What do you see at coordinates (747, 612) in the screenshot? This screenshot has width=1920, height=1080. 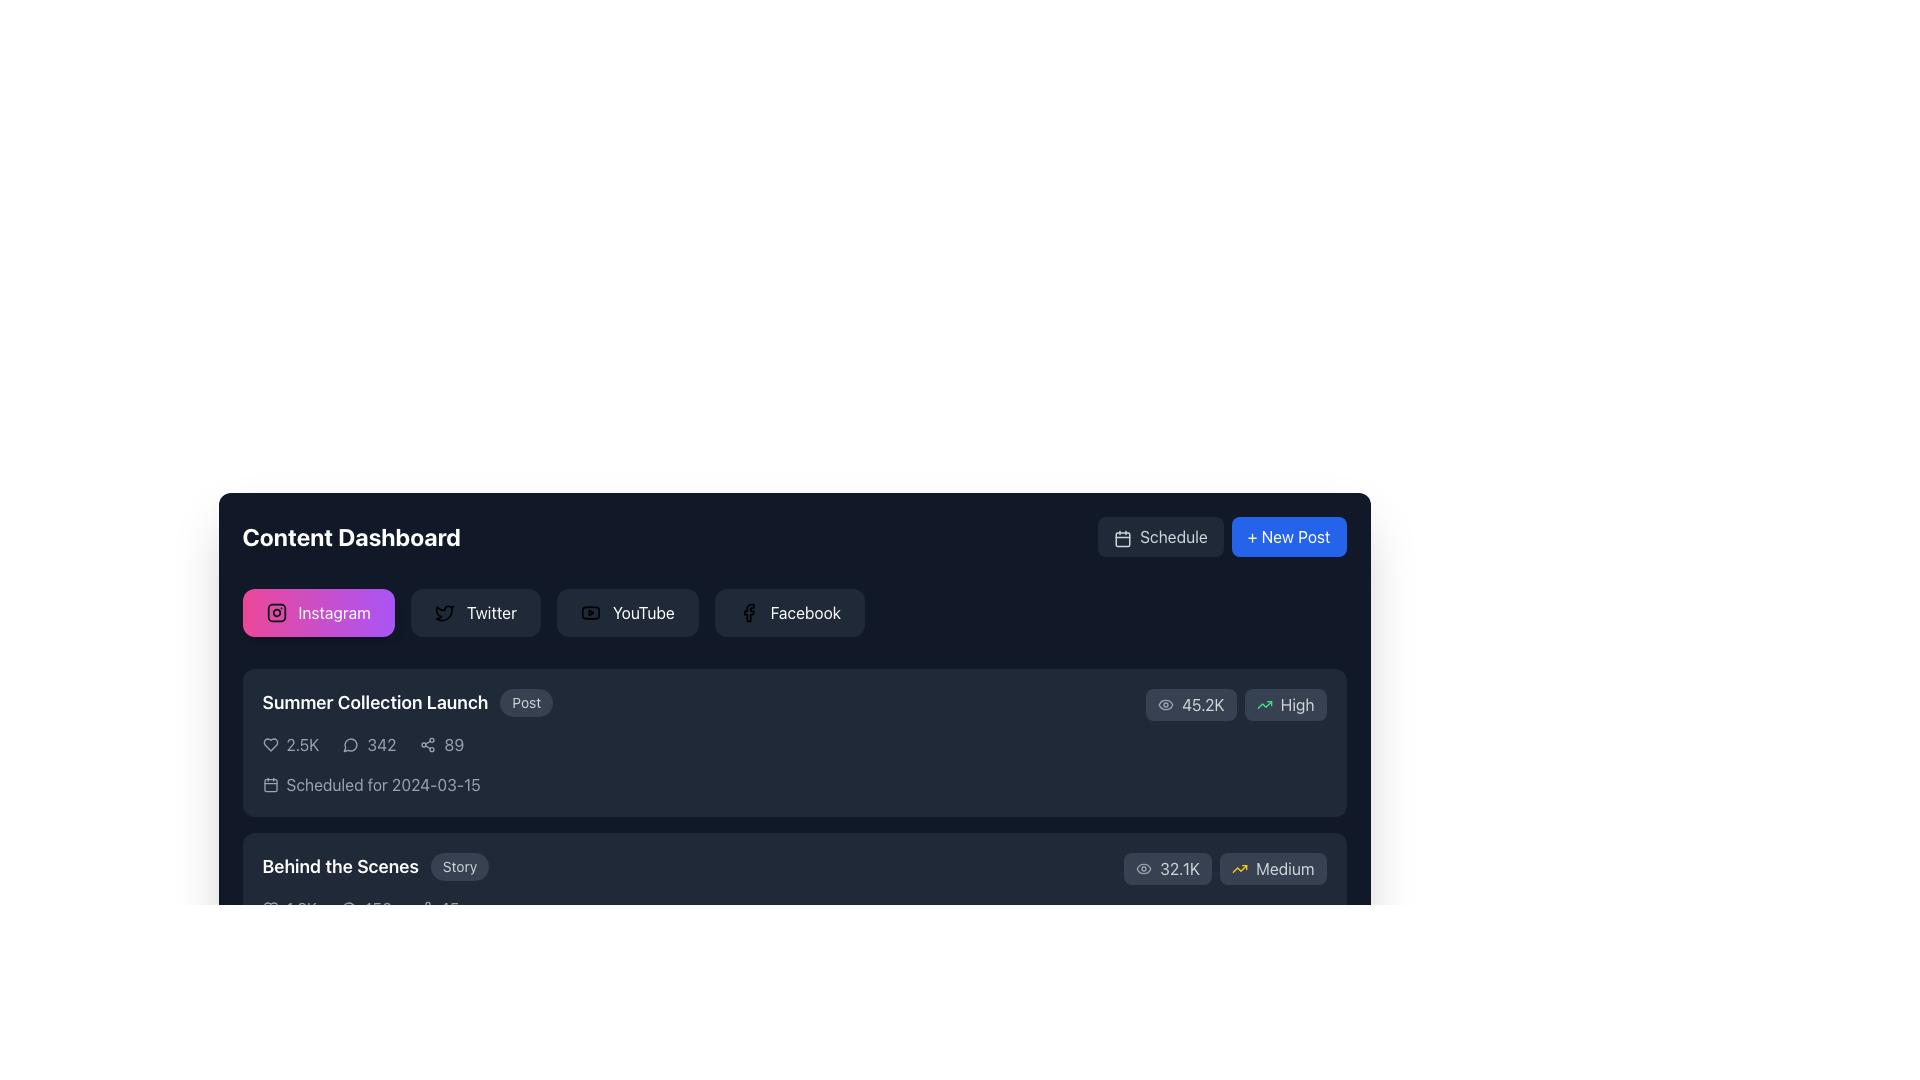 I see `the Facebook icon located inside the Facebook button, which is the fourth button in a horizontal collection of social media buttons` at bounding box center [747, 612].